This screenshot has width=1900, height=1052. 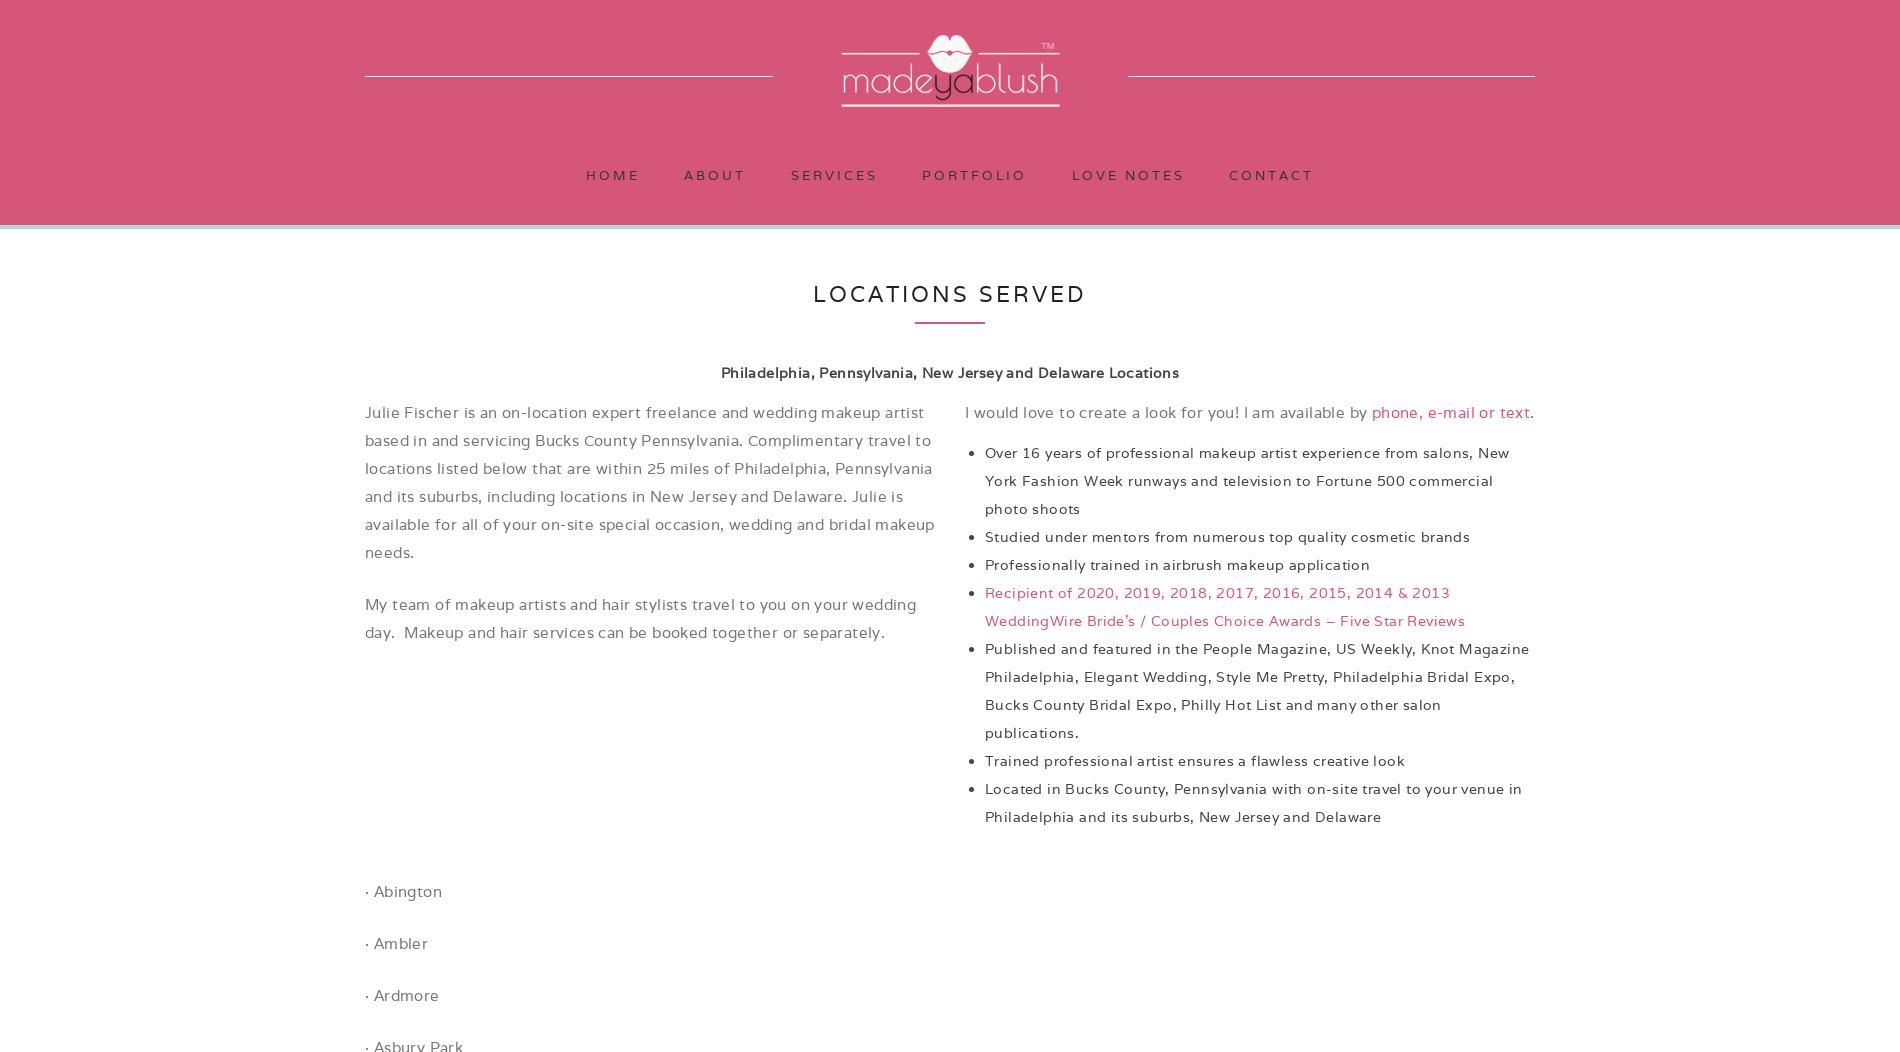 I want to click on 'Studied under mentors from numerous top quality cosmetic brands', so click(x=1226, y=537).